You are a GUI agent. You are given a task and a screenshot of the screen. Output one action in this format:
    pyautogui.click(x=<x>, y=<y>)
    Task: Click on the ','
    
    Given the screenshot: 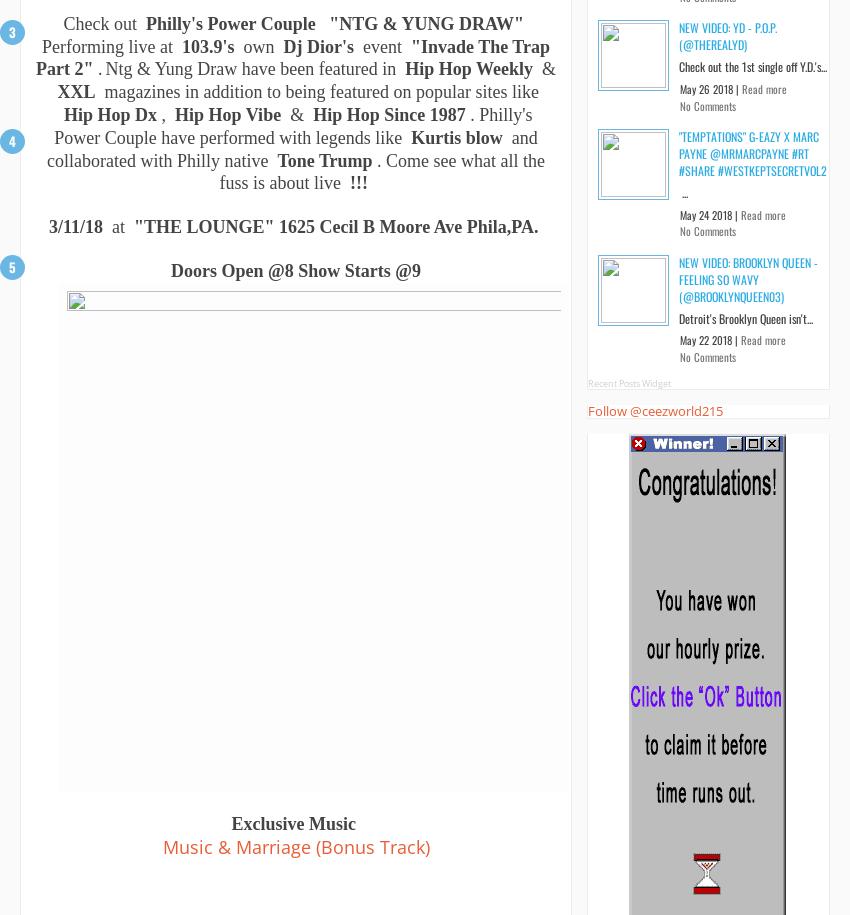 What is the action you would take?
    pyautogui.click(x=165, y=115)
    